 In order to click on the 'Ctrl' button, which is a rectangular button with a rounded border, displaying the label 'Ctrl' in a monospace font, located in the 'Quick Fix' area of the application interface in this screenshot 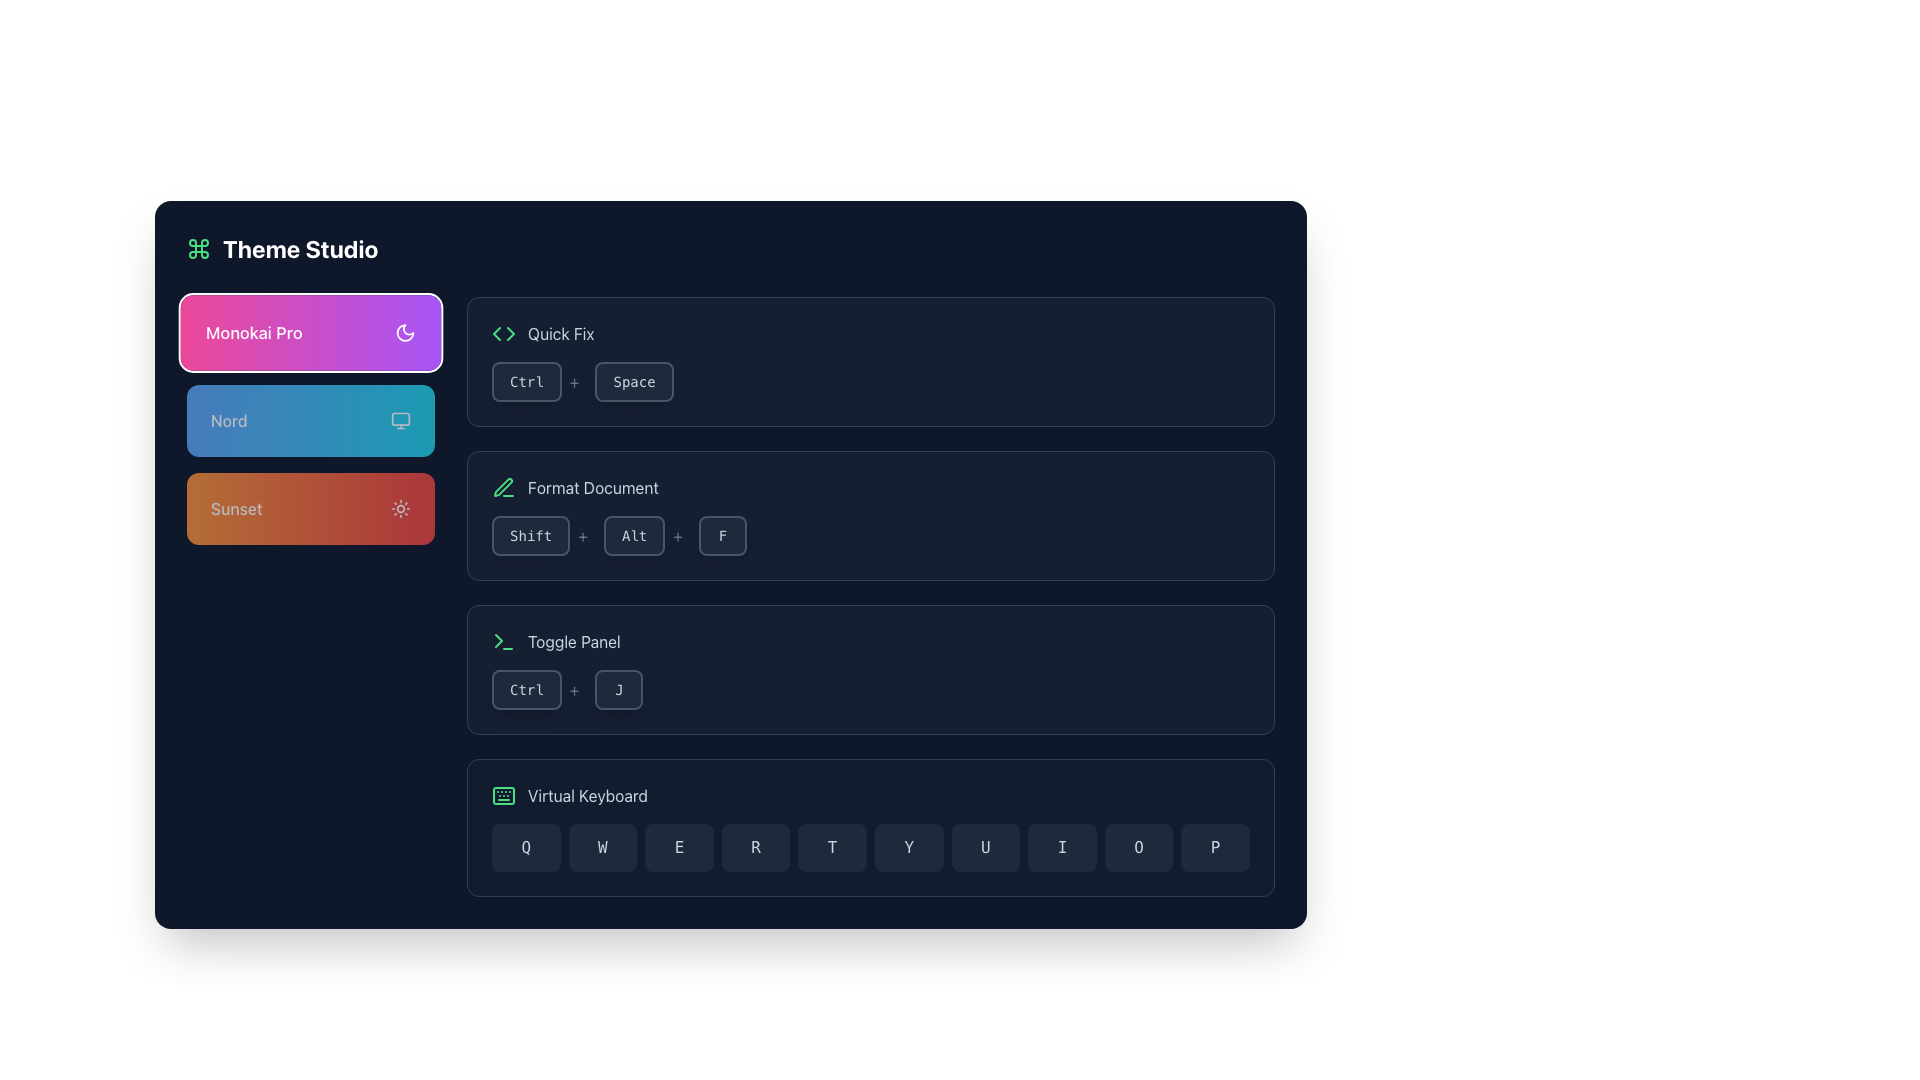, I will do `click(526, 381)`.